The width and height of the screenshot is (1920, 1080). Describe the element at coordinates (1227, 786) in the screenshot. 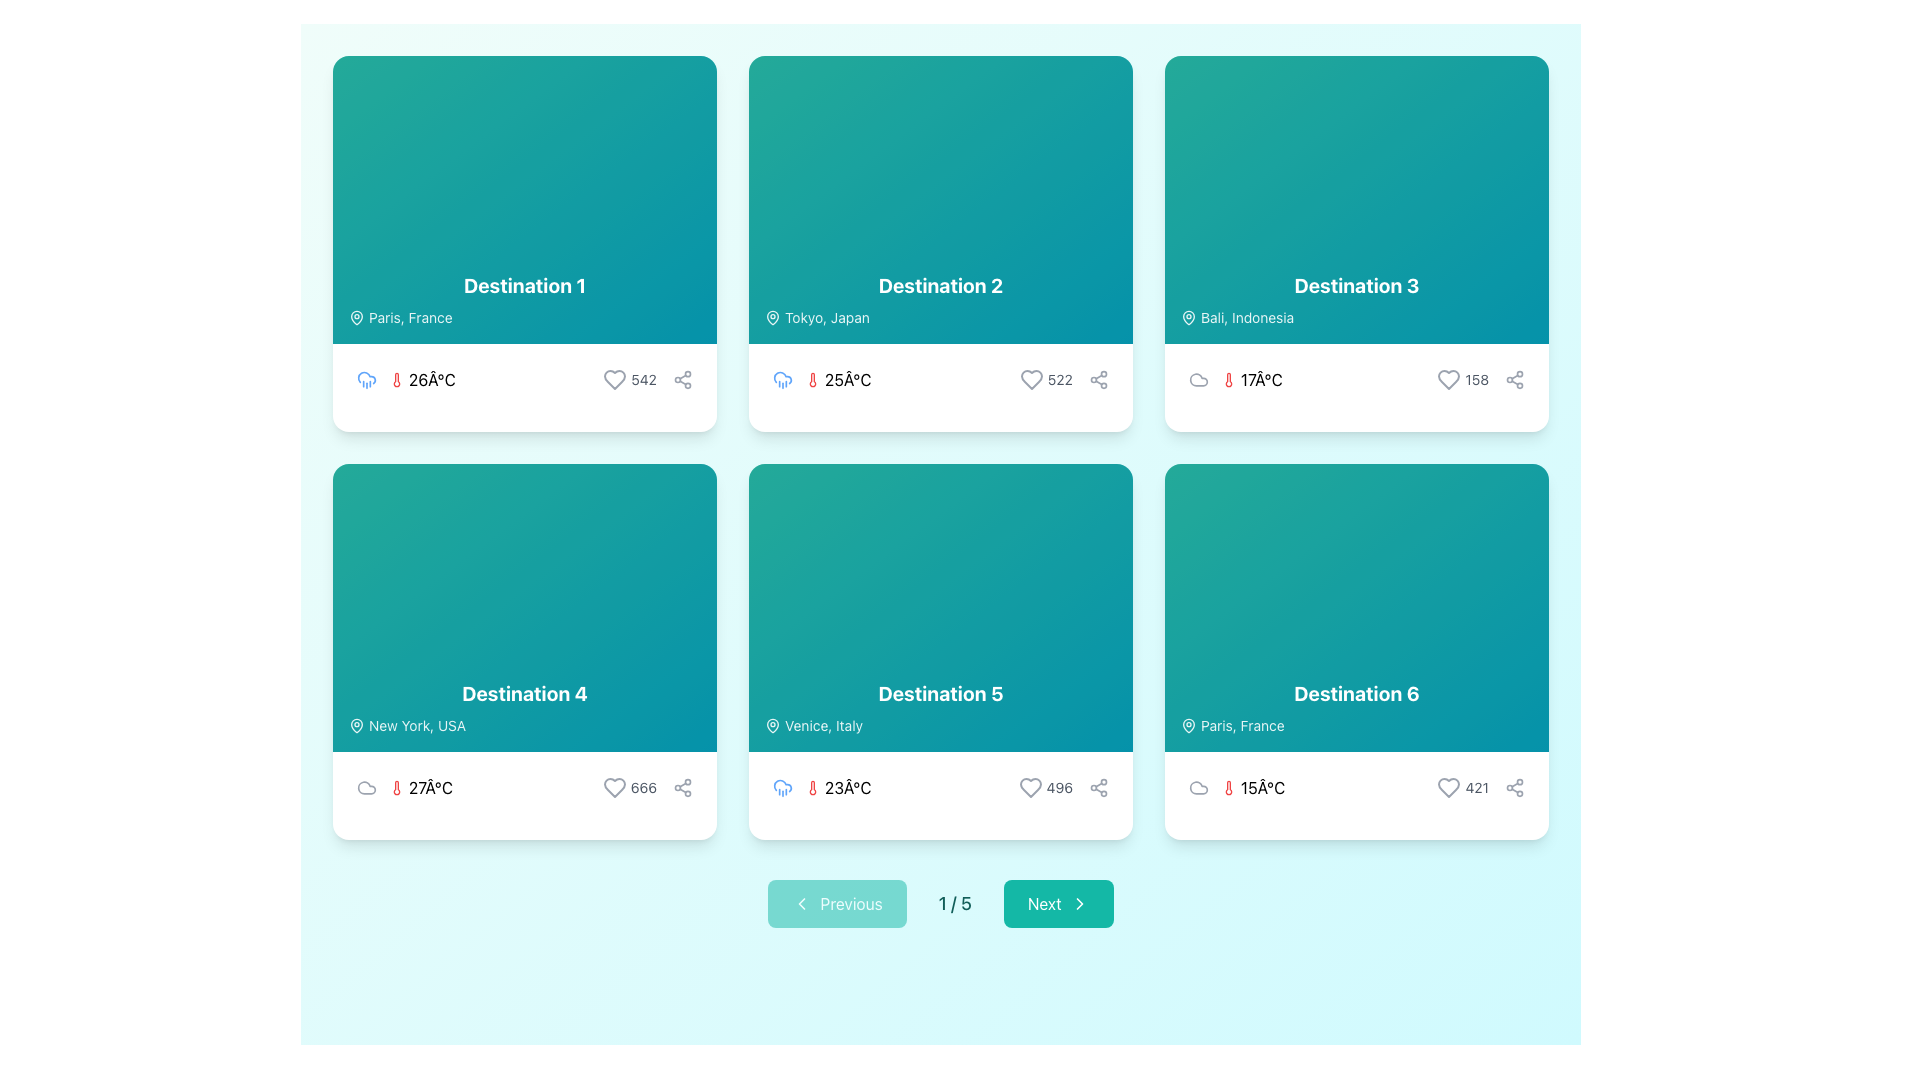

I see `the red thermometer icon located within the 'Destination 6' card, which is positioned to the left of the text '15°C', to understand related information` at that location.